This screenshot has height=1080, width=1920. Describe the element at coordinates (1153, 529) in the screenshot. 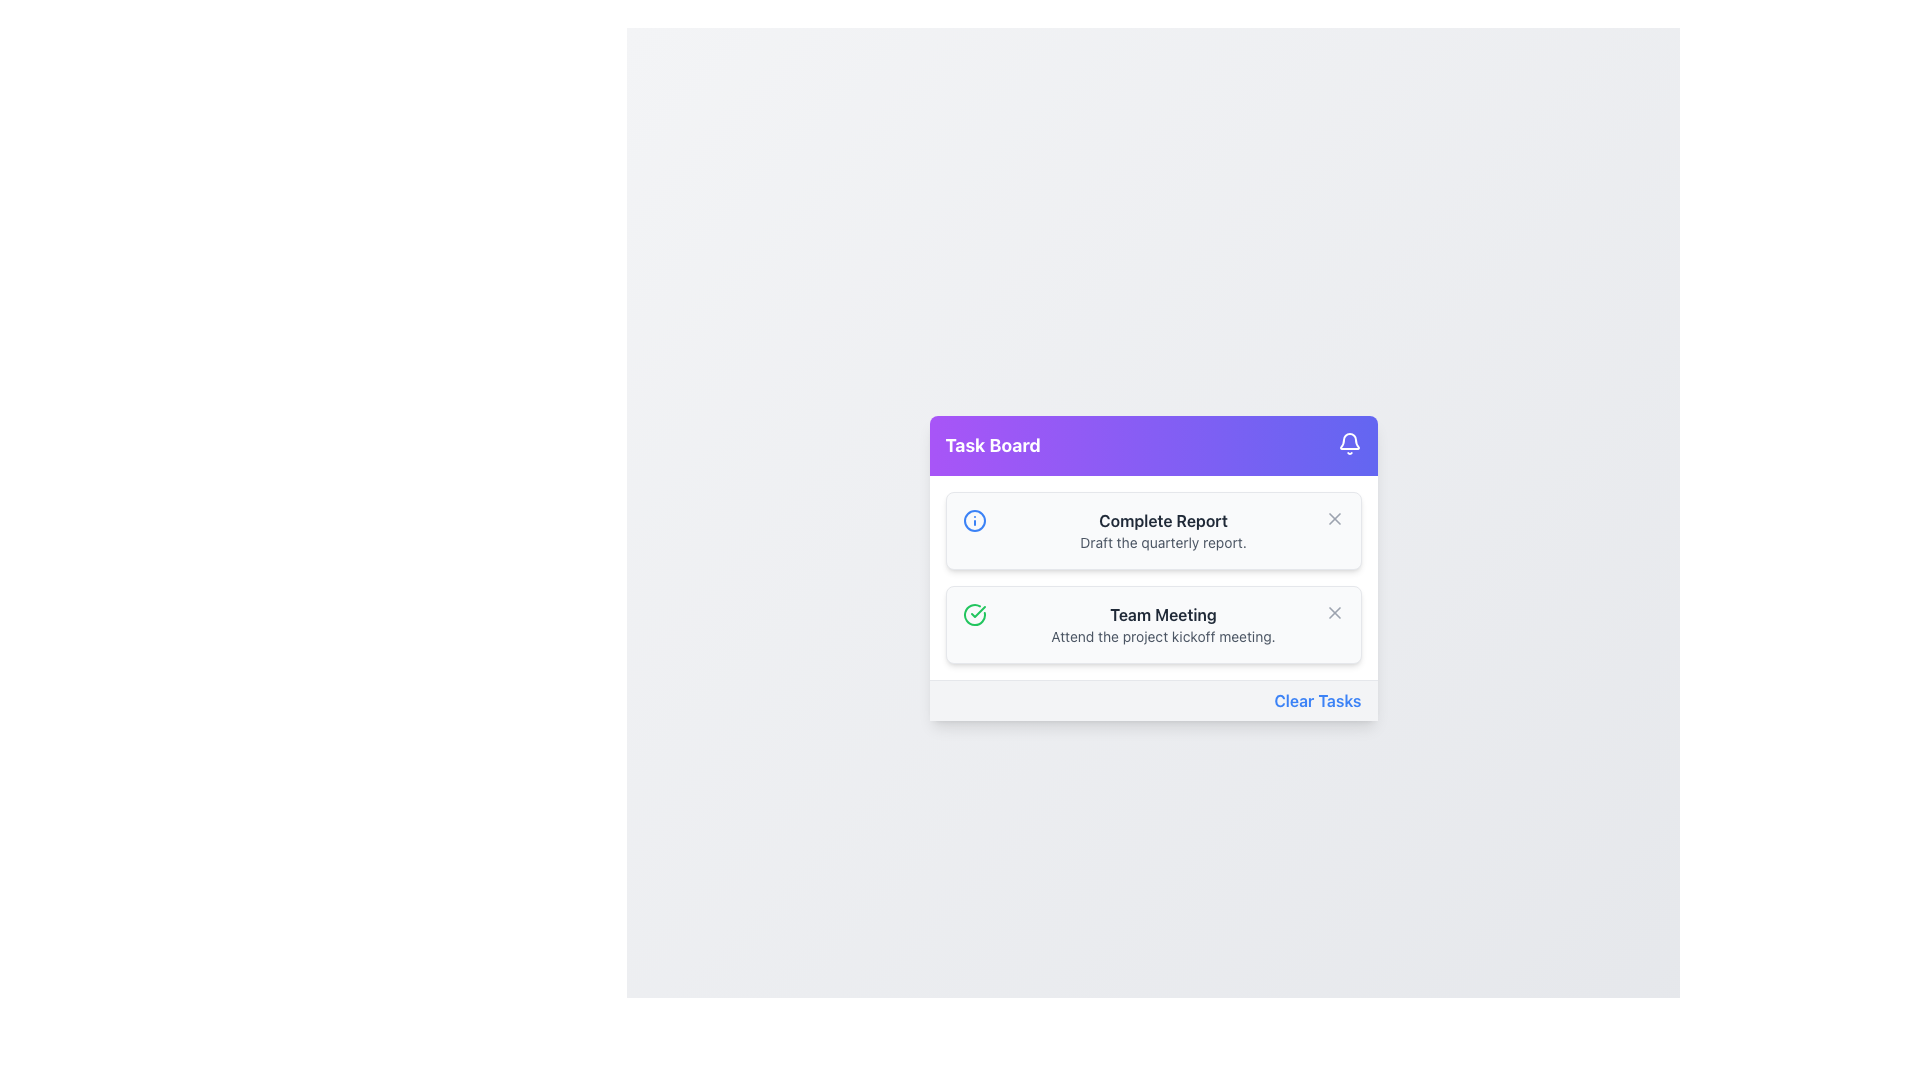

I see `the Task Card displaying 'Complete Report', which is the first task in the Task Board interface, positioned above the 'Team Meeting' task` at that location.